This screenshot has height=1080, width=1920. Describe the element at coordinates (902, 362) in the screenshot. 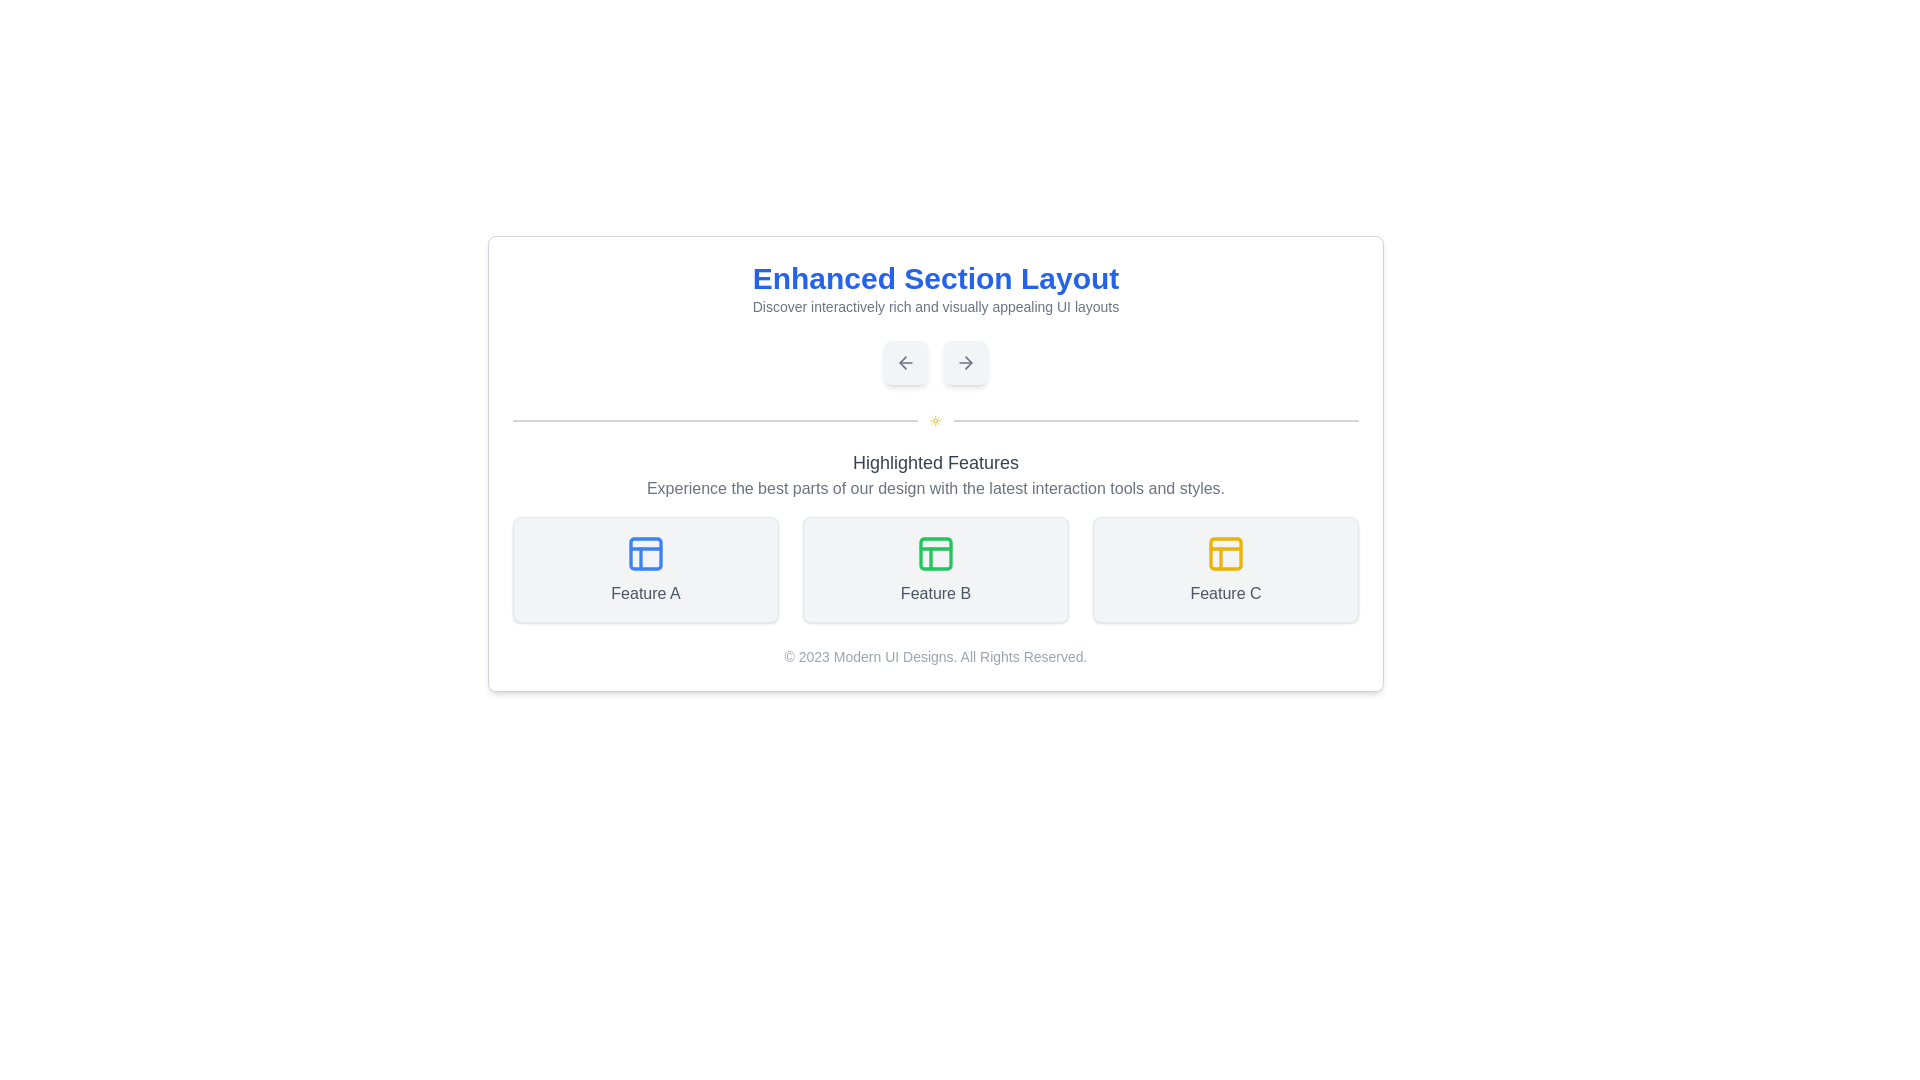

I see `the leftward arrow navigation control located below the 'Enhanced Section Layout' heading` at that location.